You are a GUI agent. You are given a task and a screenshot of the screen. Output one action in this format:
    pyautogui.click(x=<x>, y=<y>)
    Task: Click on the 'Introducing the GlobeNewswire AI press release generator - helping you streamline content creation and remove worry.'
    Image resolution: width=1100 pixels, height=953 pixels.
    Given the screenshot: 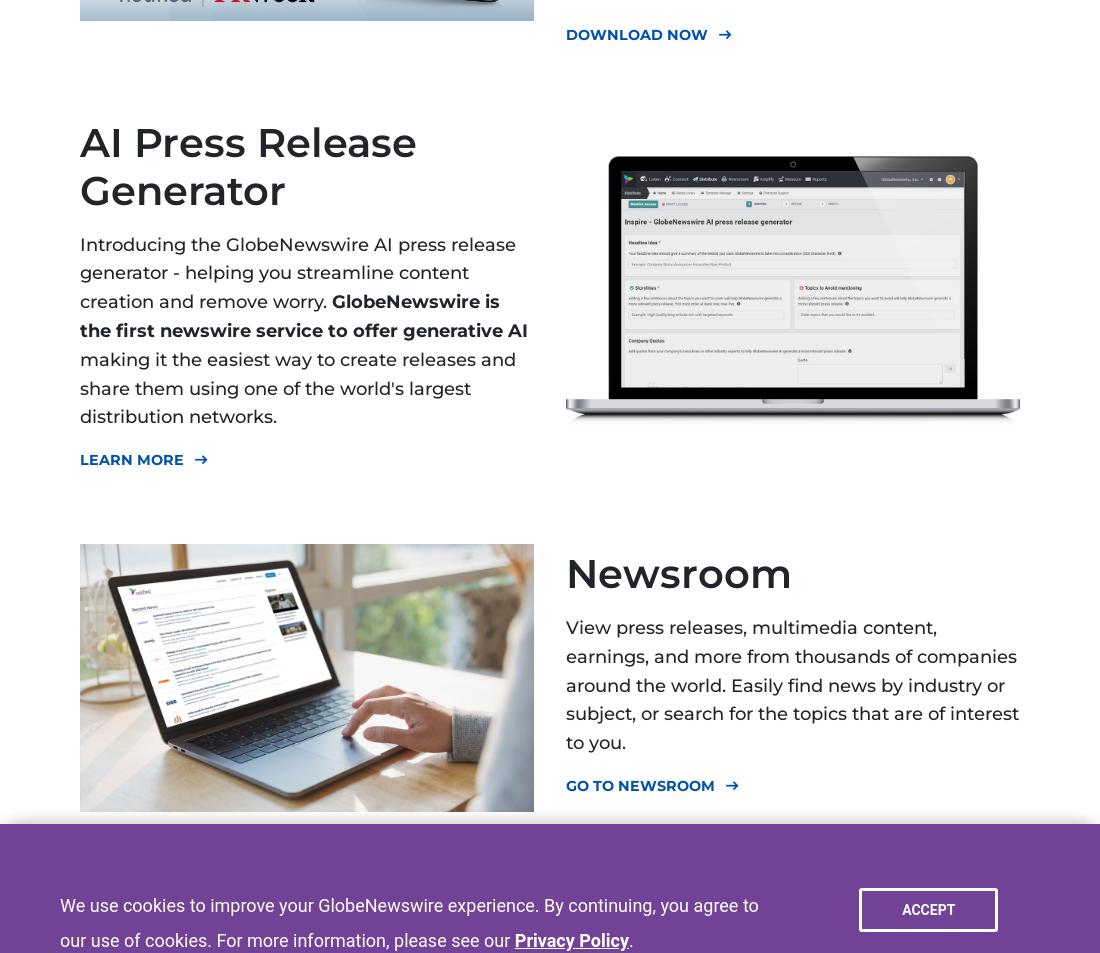 What is the action you would take?
    pyautogui.click(x=296, y=272)
    